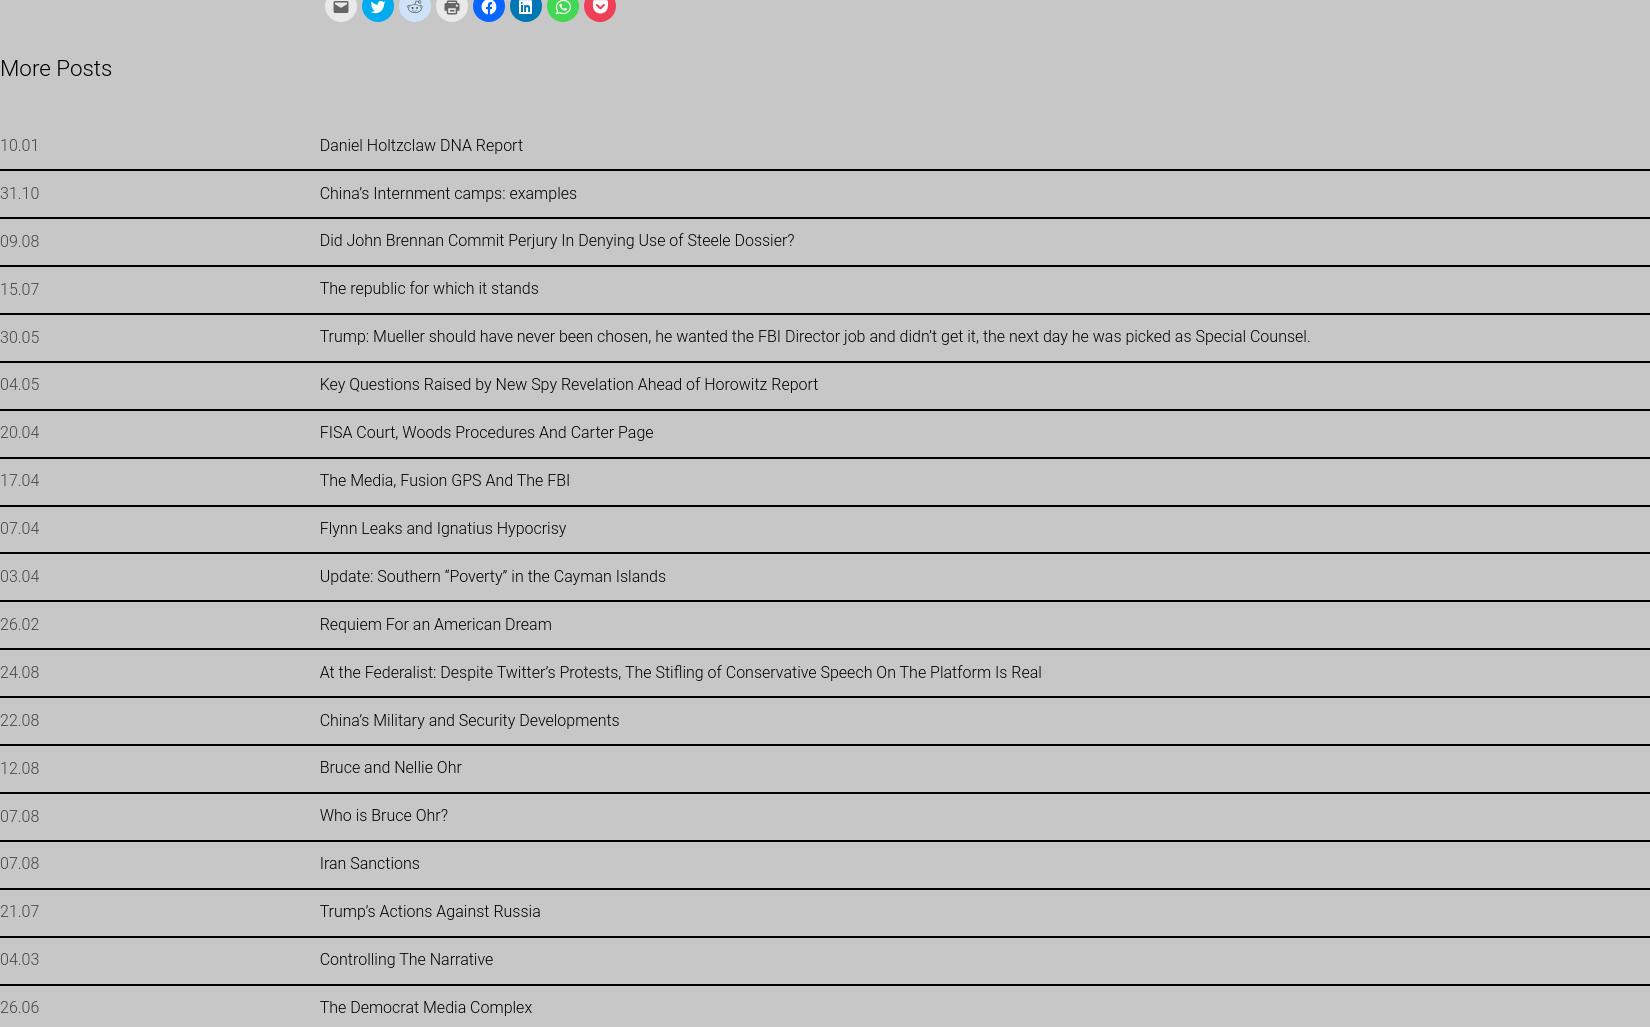 This screenshot has width=1650, height=1027. I want to click on '30.05', so click(19, 335).